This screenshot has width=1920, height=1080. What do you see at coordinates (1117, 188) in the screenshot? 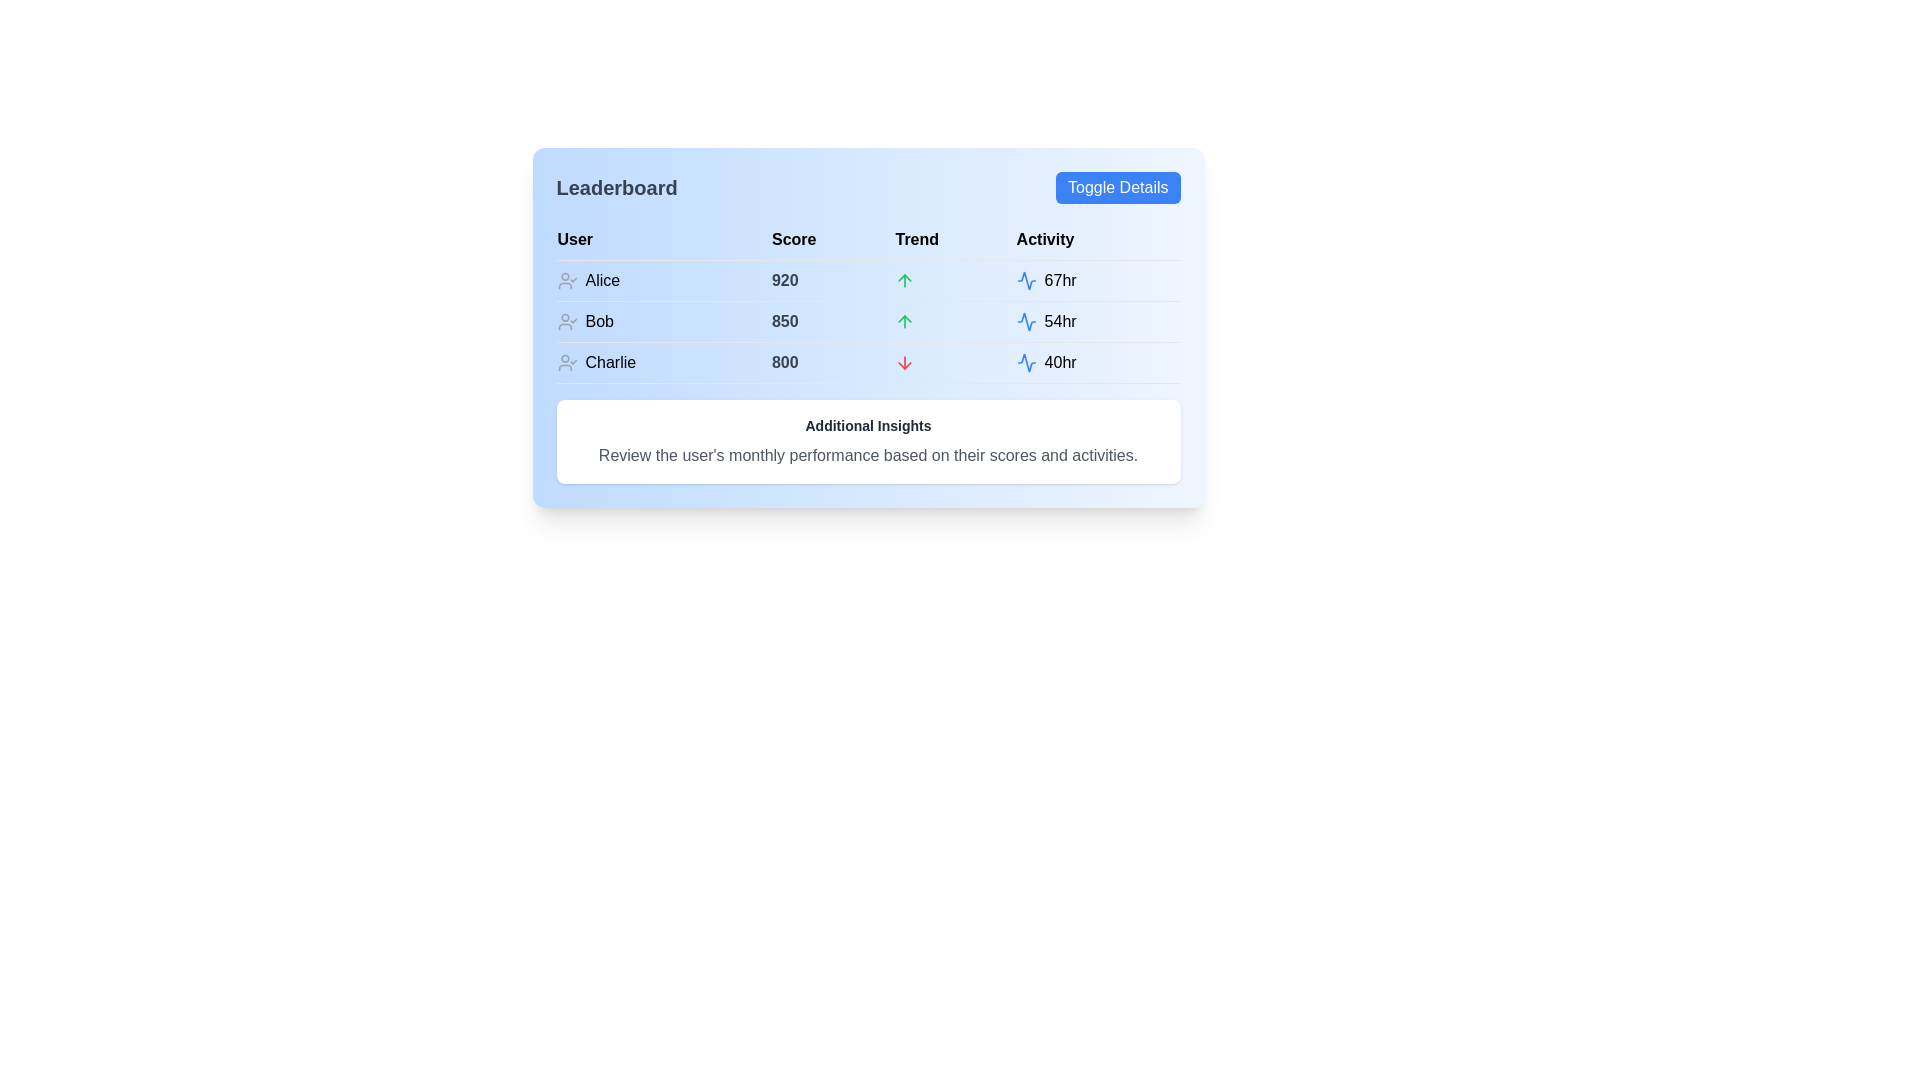
I see `the toggle button located at the top right corner of the leaderboard interface` at bounding box center [1117, 188].